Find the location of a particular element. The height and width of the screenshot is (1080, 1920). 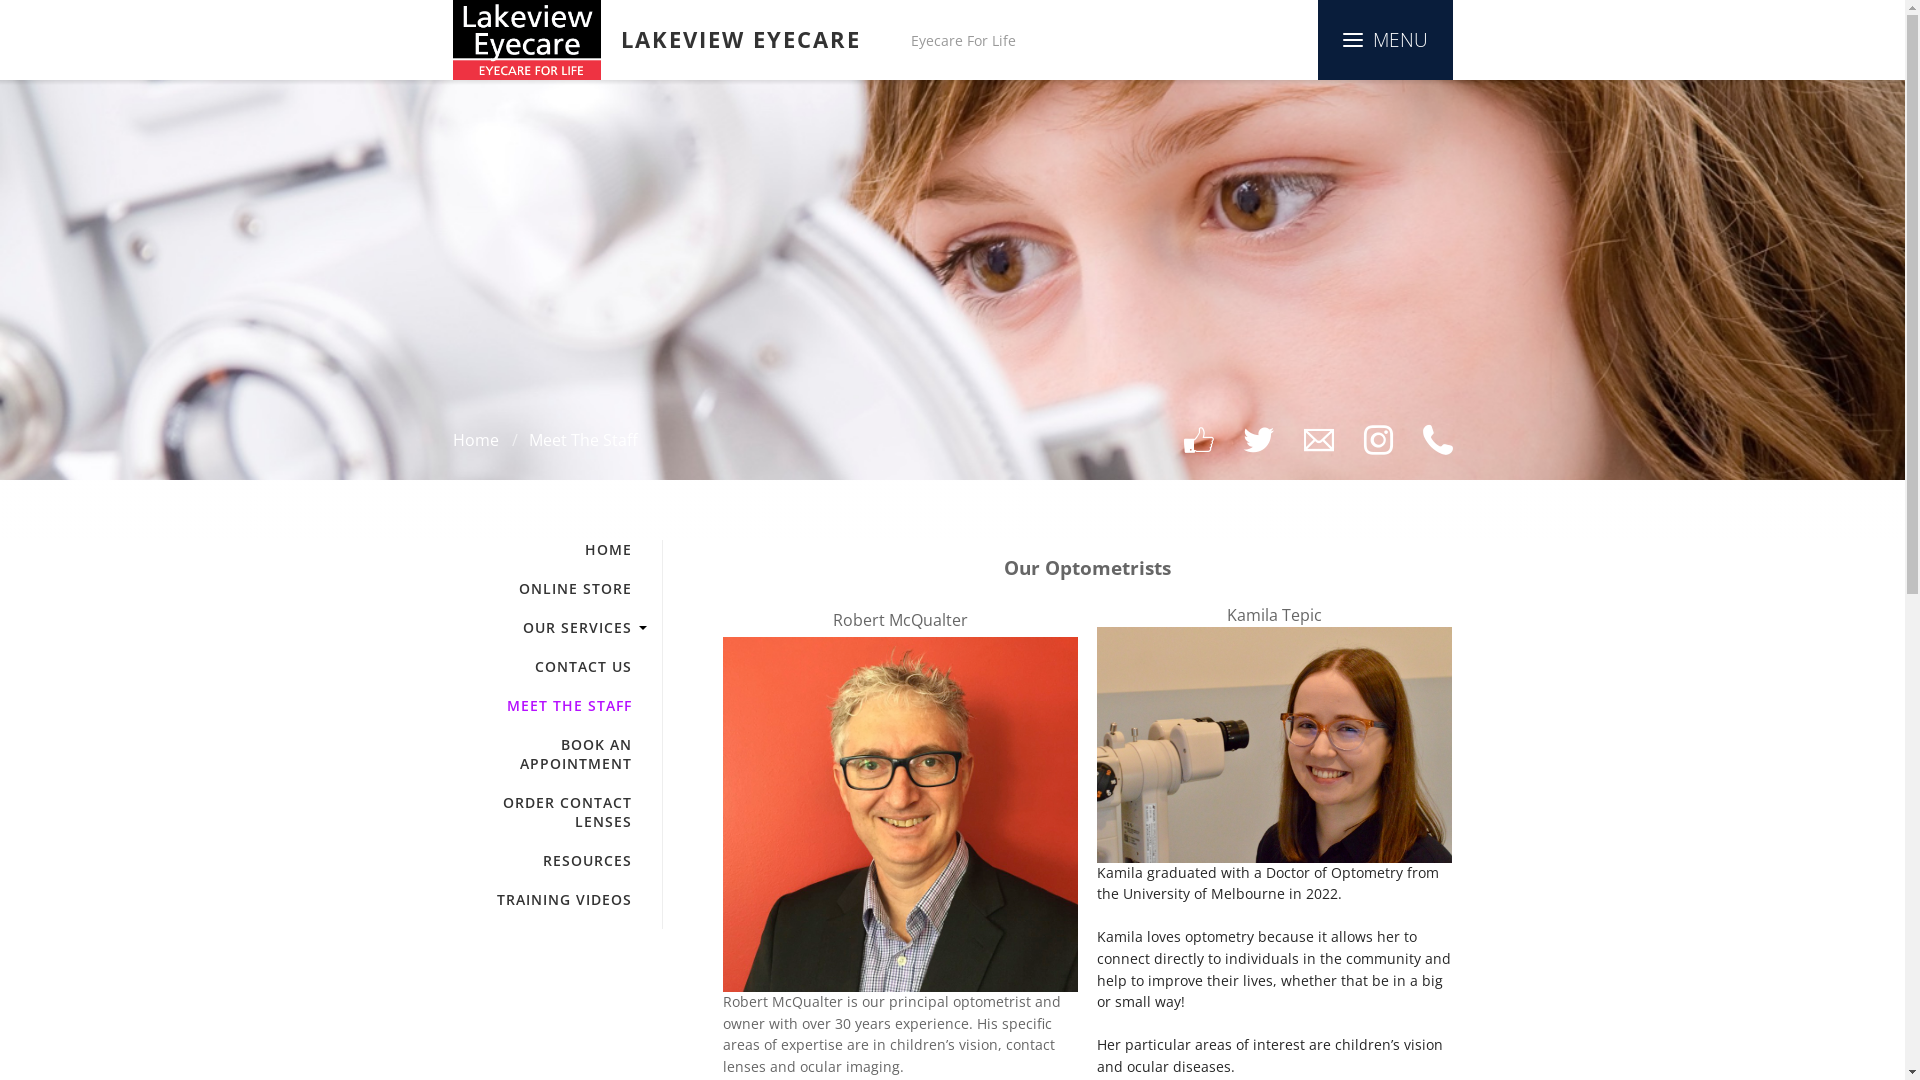

'MEET THE STAFF' is located at coordinates (541, 704).